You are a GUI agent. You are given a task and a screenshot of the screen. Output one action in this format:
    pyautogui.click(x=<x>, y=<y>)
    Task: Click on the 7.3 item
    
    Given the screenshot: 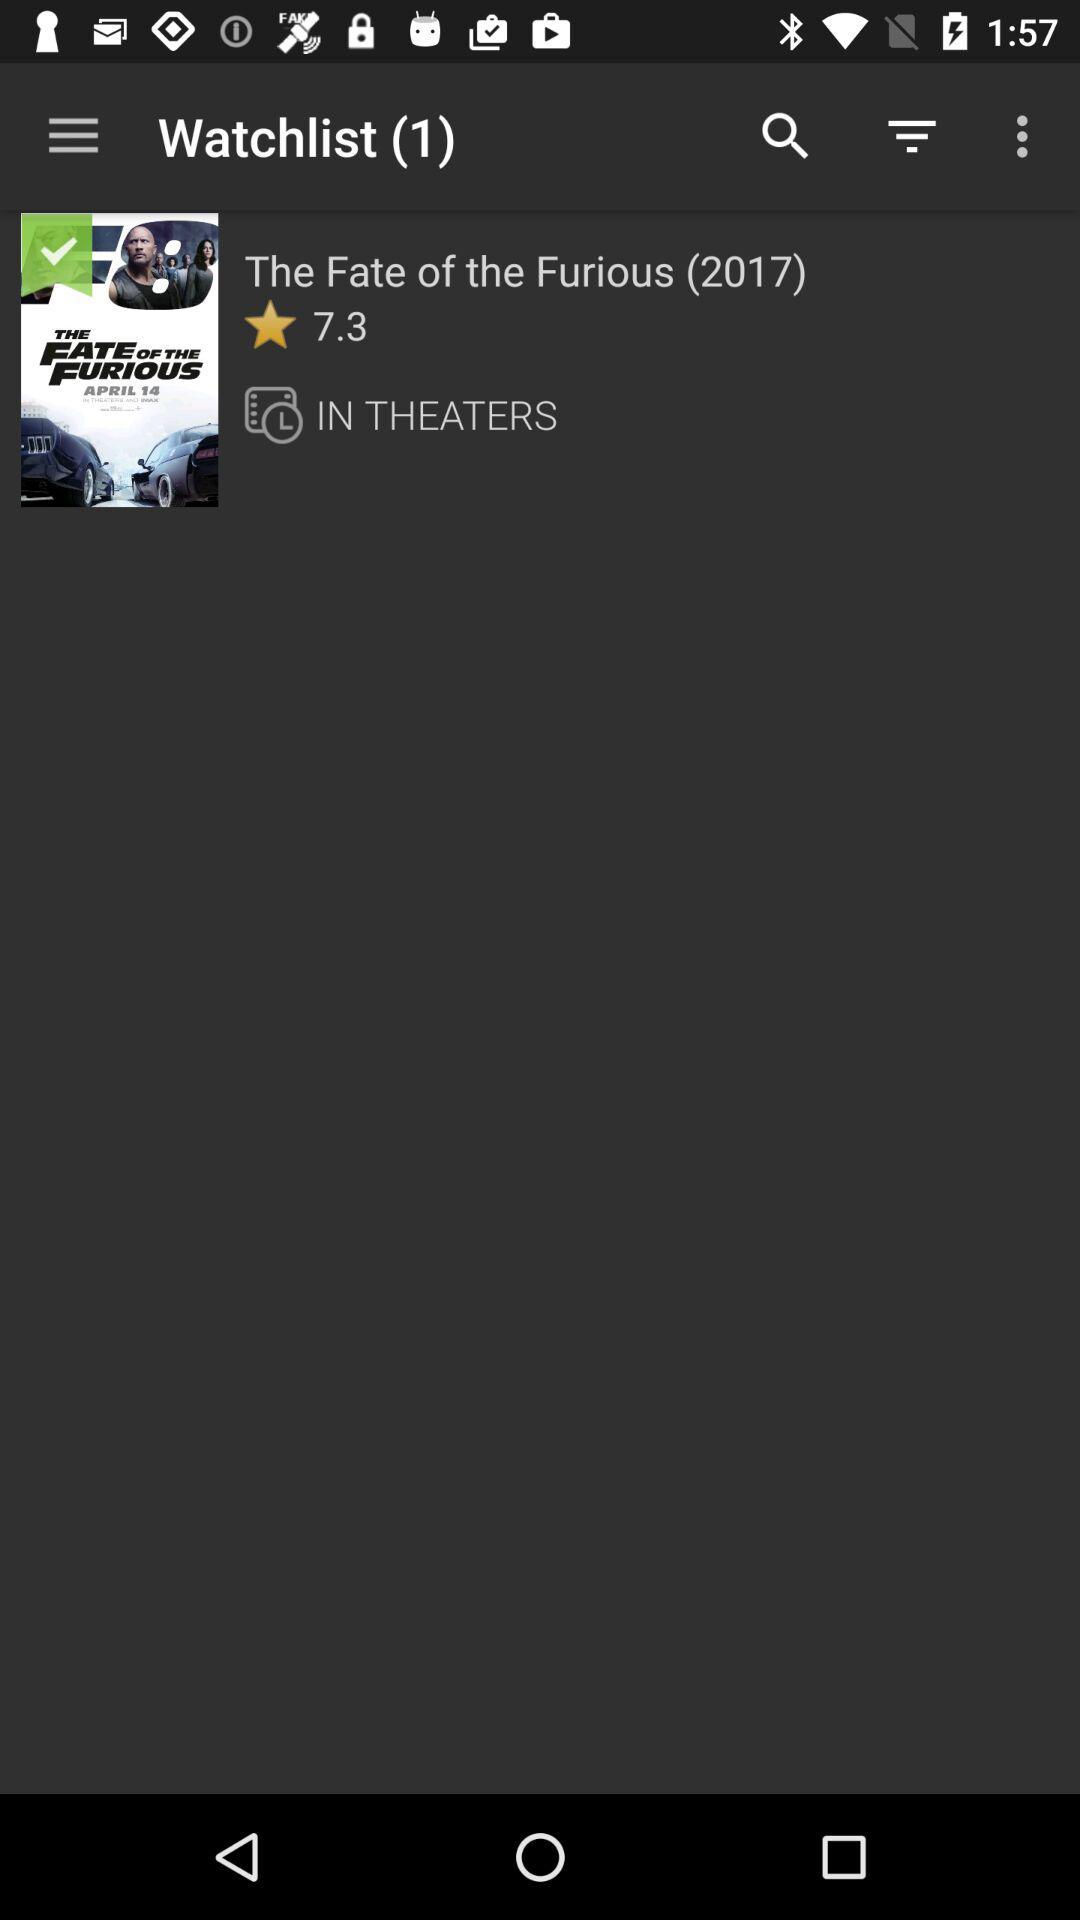 What is the action you would take?
    pyautogui.click(x=339, y=325)
    